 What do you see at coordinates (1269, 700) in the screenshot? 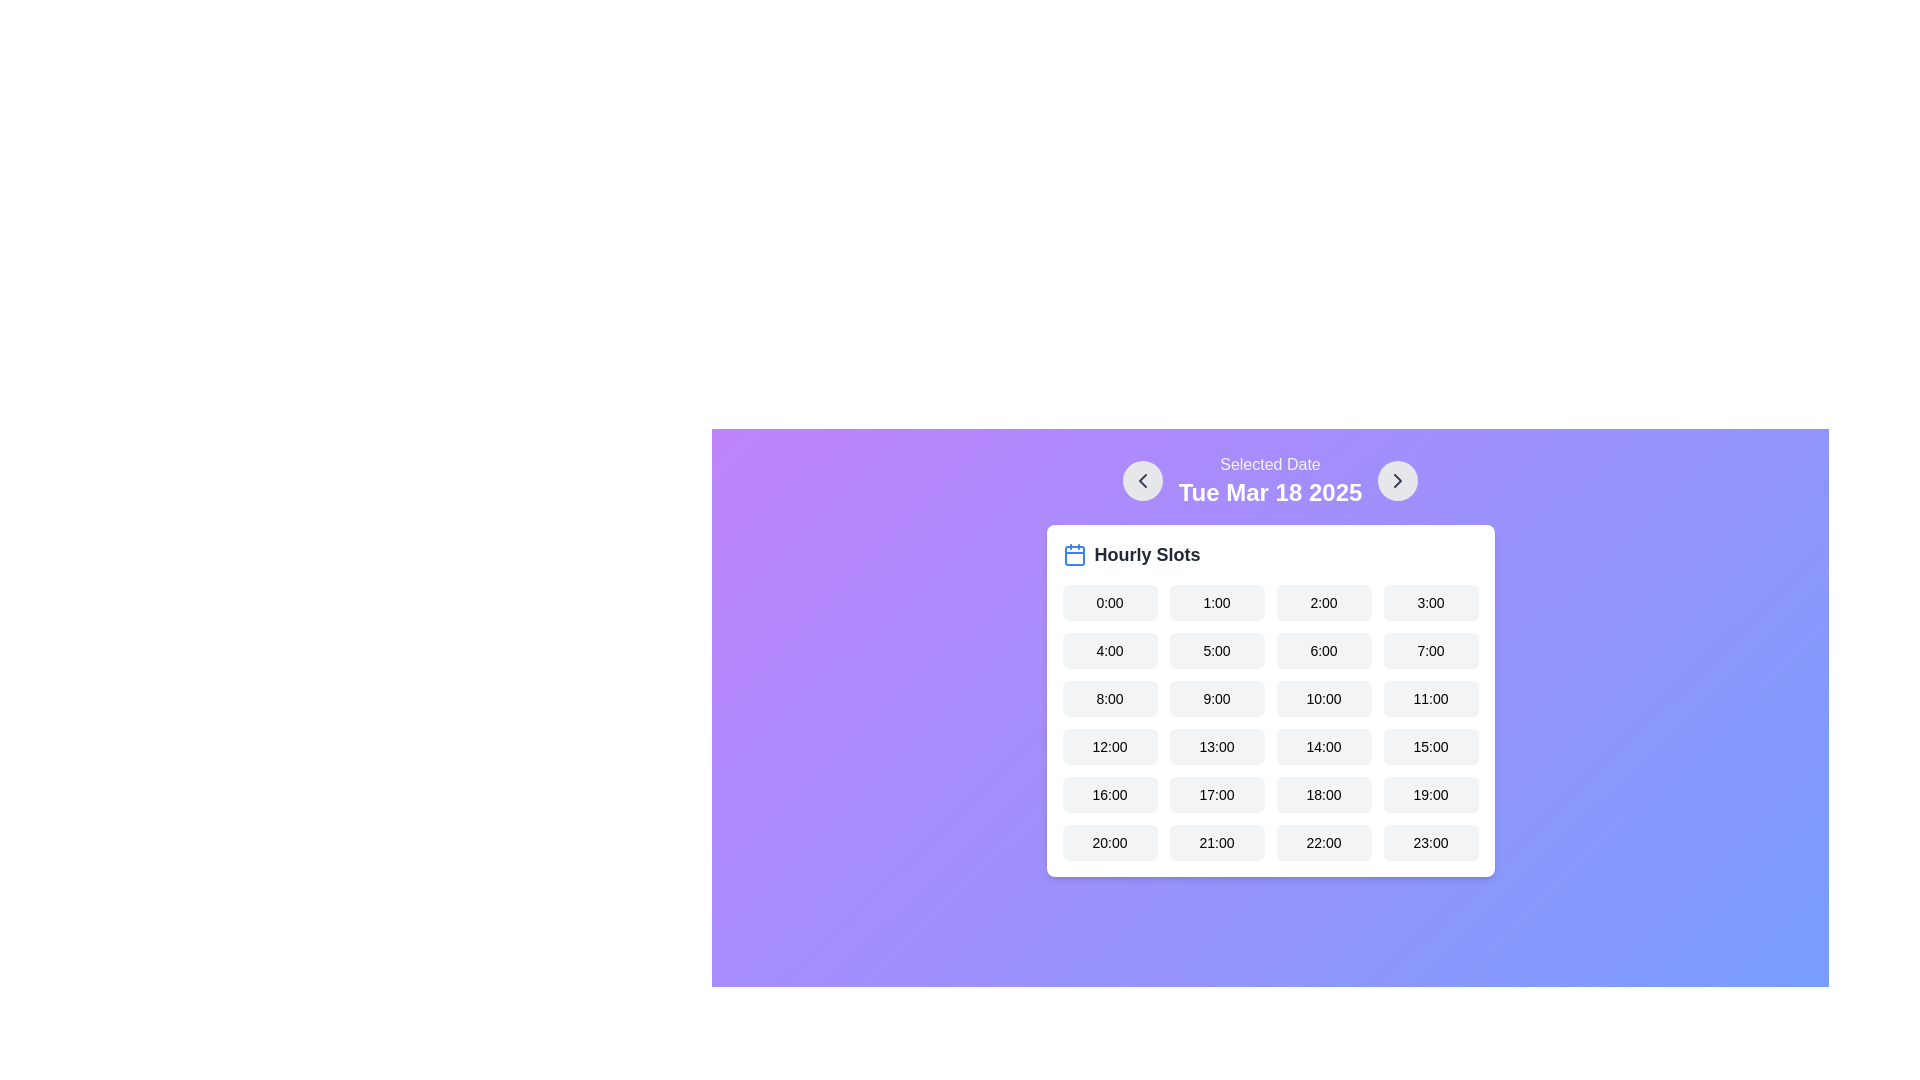
I see `an hourly slot button within the Interactive card titled 'Hourly Slots'` at bounding box center [1269, 700].